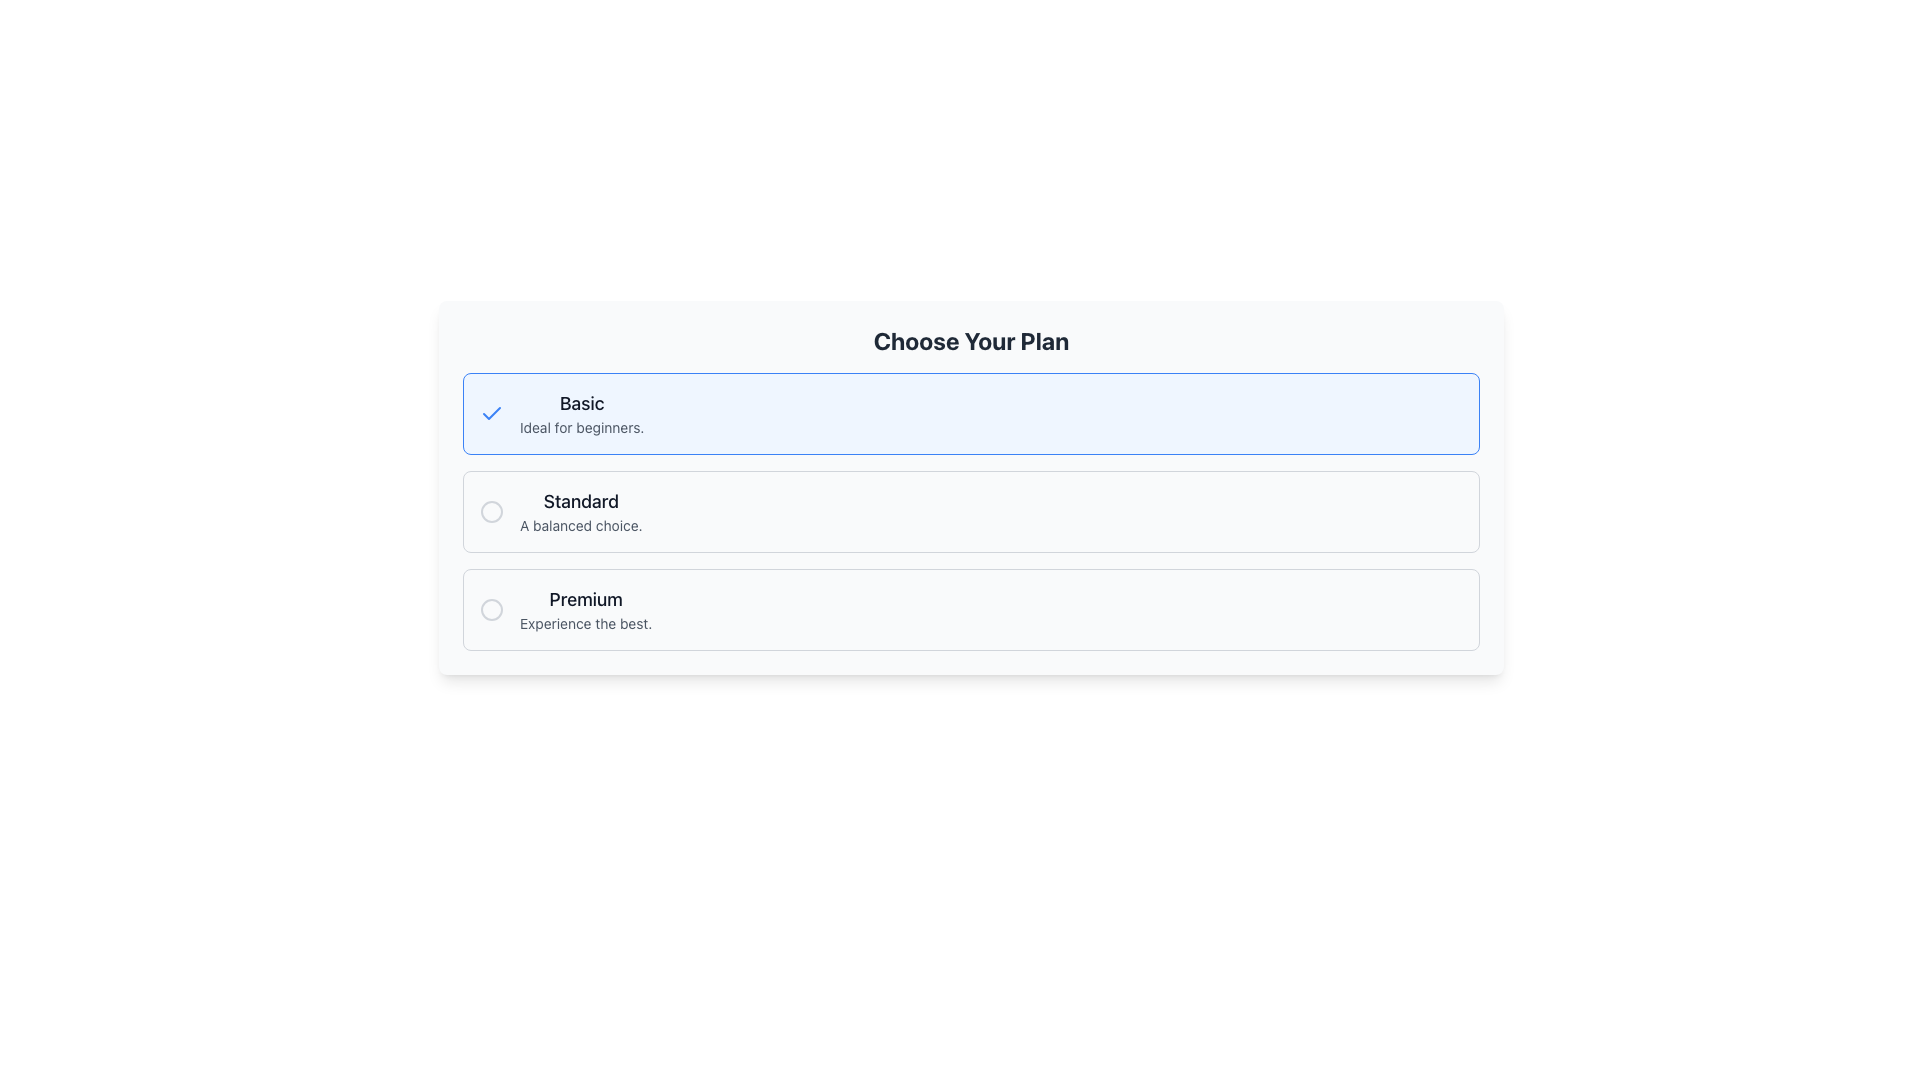 The height and width of the screenshot is (1080, 1920). Describe the element at coordinates (491, 608) in the screenshot. I see `the unselected radio button for the 'Premium' plan` at that location.